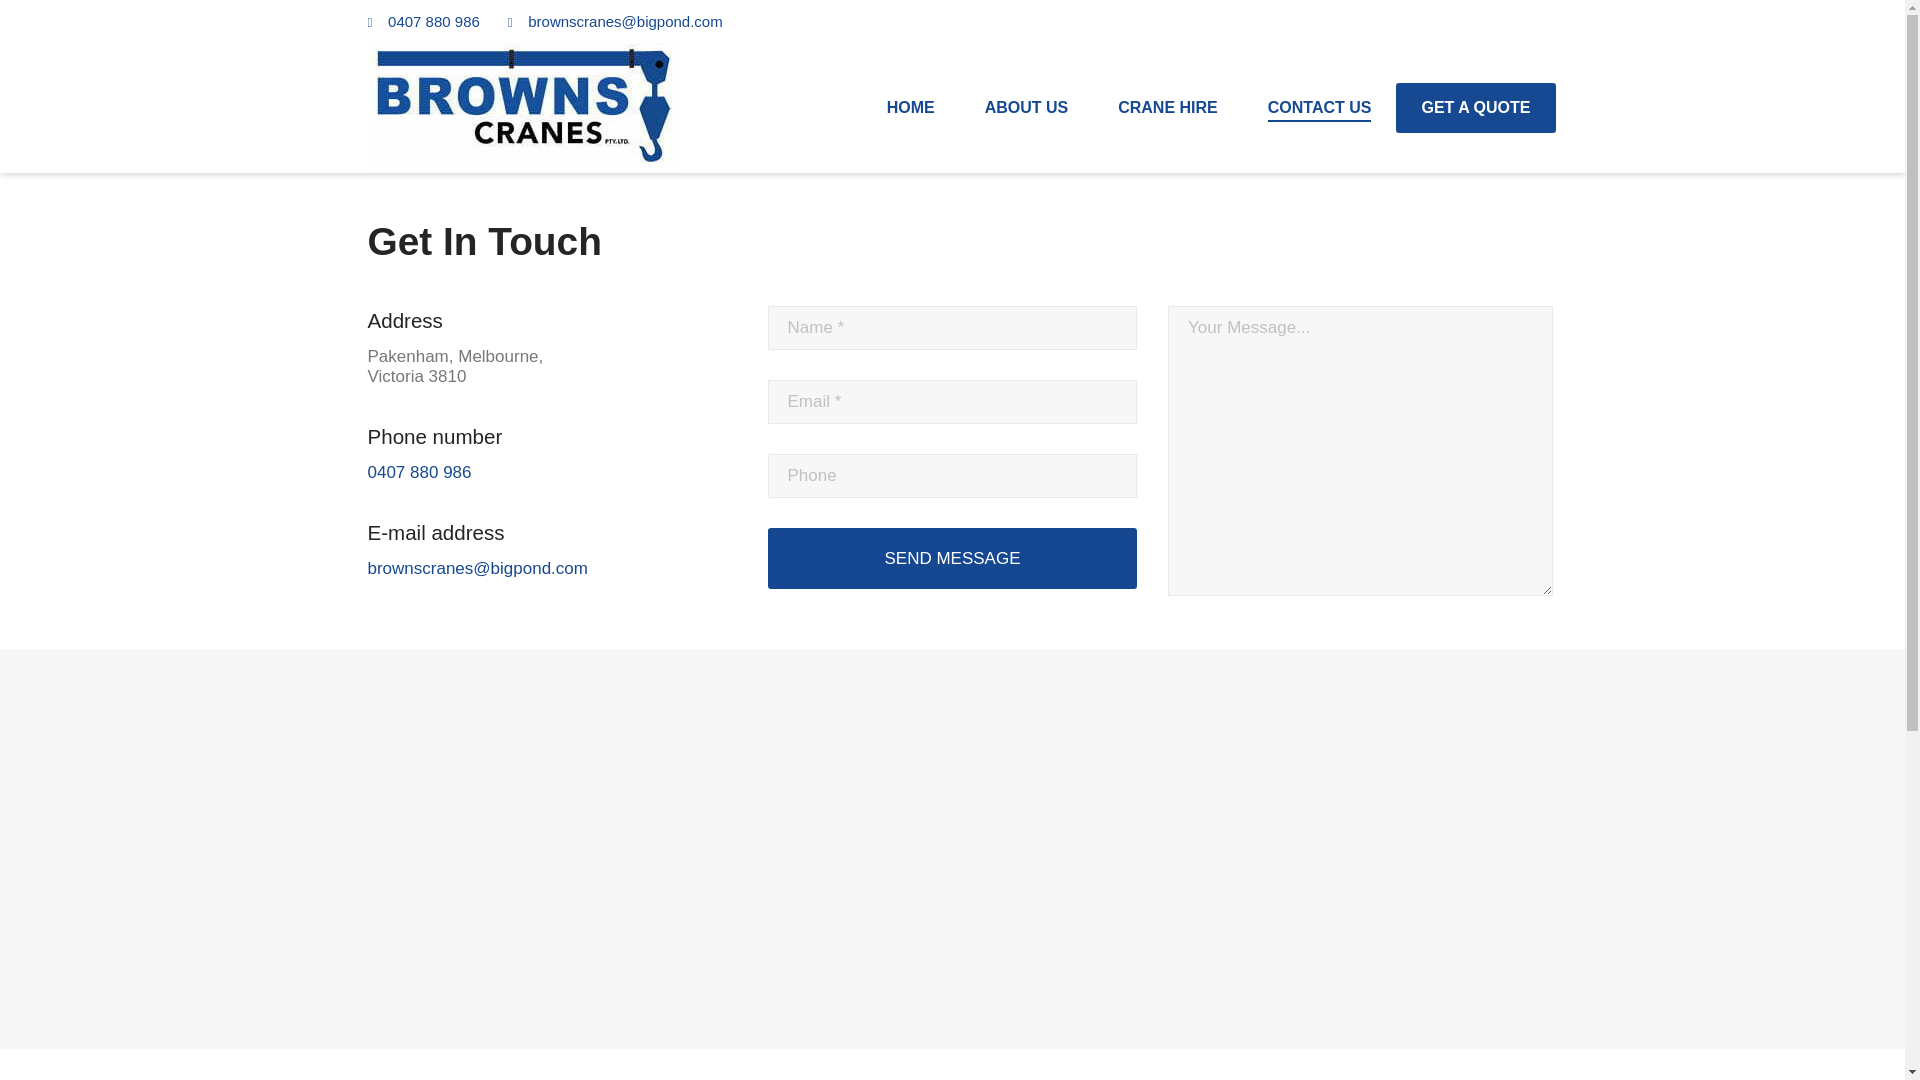 This screenshot has height=1080, width=1920. What do you see at coordinates (1167, 108) in the screenshot?
I see `'CRANE HIRE'` at bounding box center [1167, 108].